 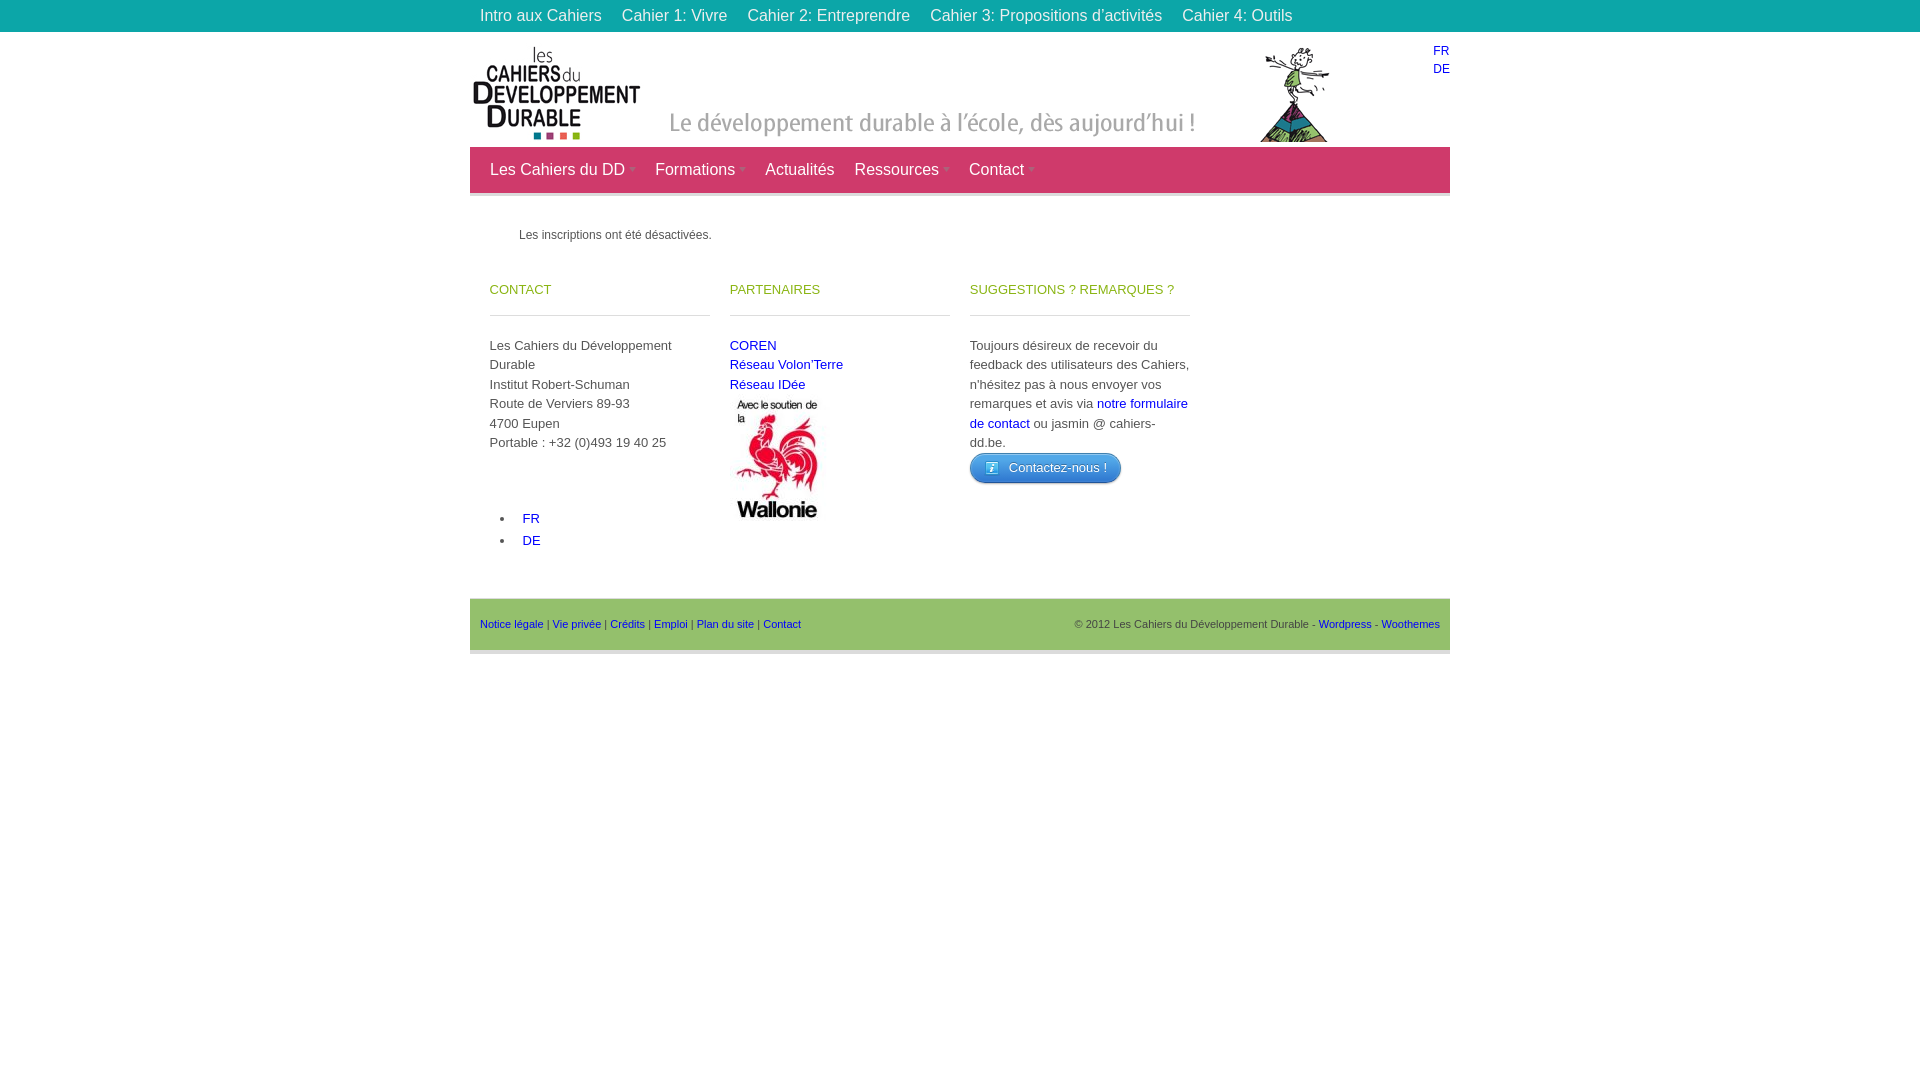 I want to click on 'Contact', so click(x=762, y=623).